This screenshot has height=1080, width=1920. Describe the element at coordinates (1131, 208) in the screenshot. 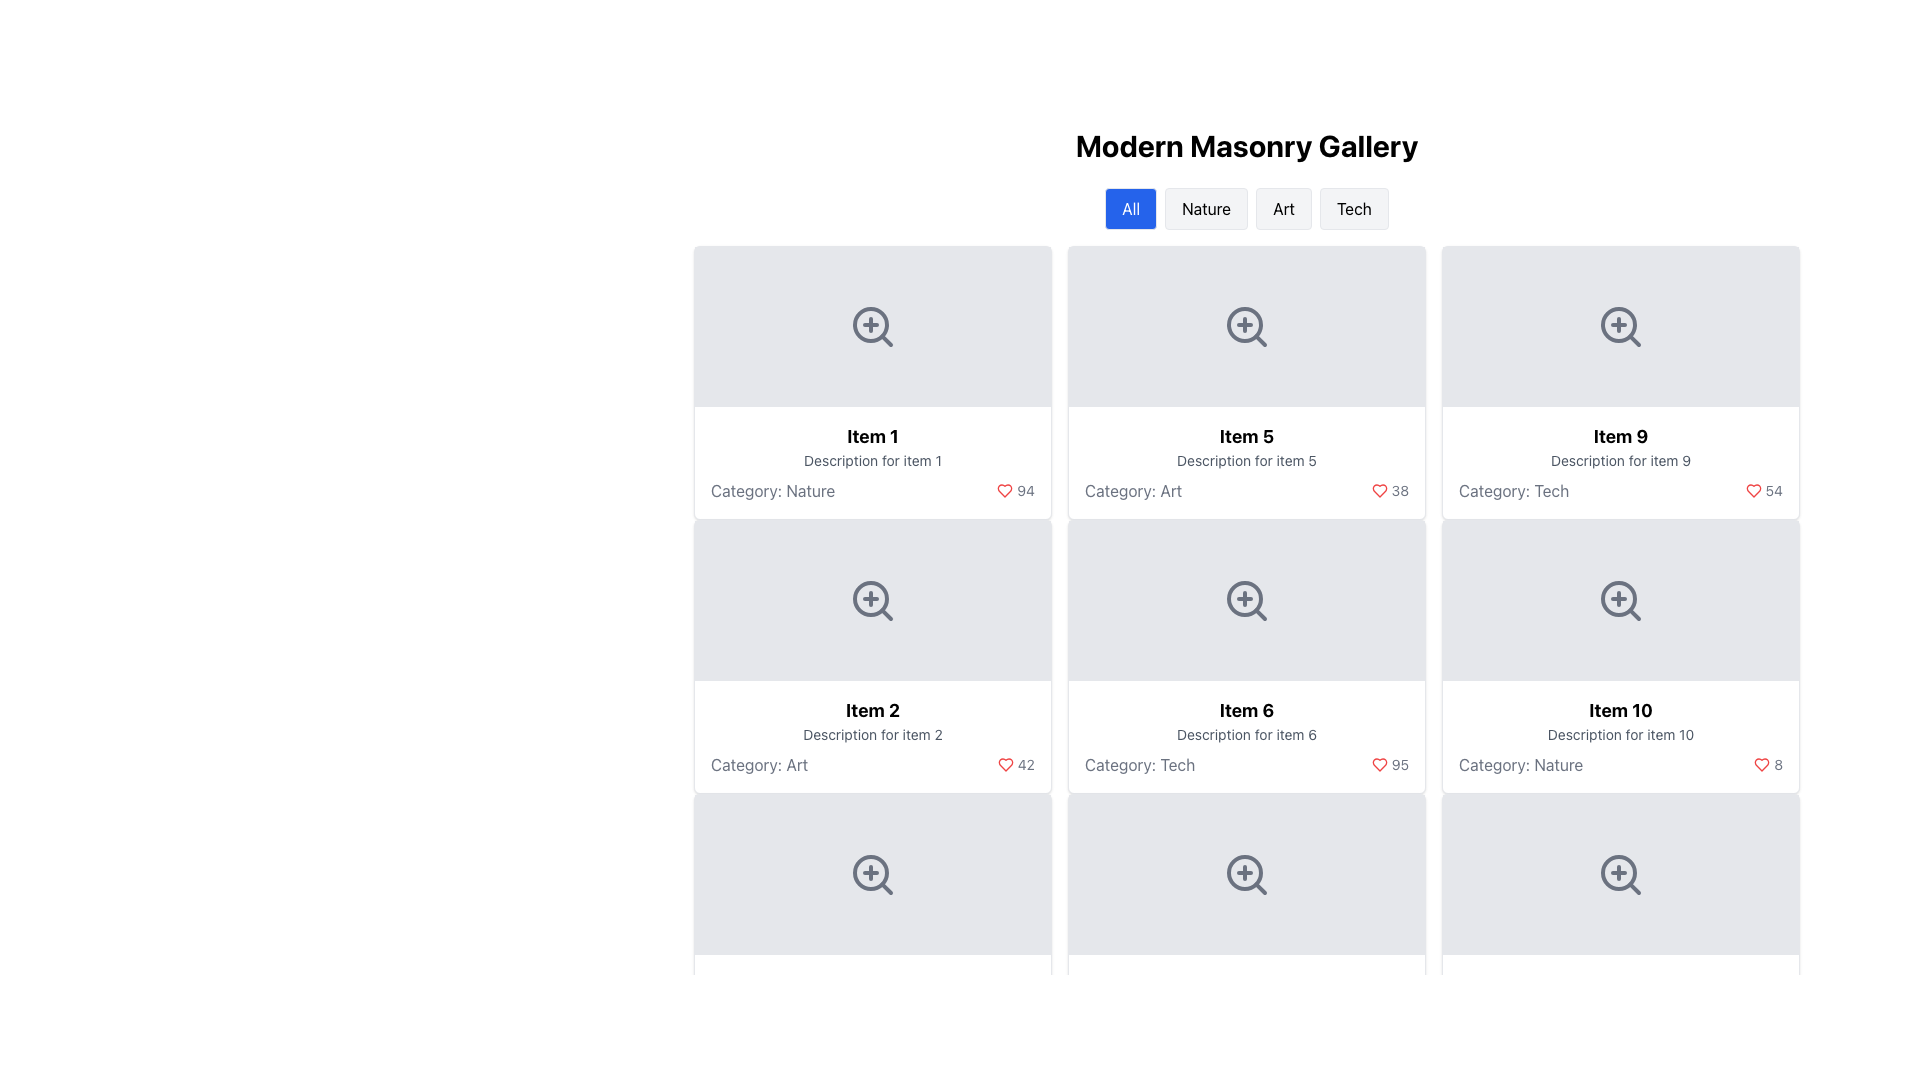

I see `the blue button labeled 'All', which is the leftmost button in a horizontal list under the heading 'Modern Masonry Gallery'` at that location.